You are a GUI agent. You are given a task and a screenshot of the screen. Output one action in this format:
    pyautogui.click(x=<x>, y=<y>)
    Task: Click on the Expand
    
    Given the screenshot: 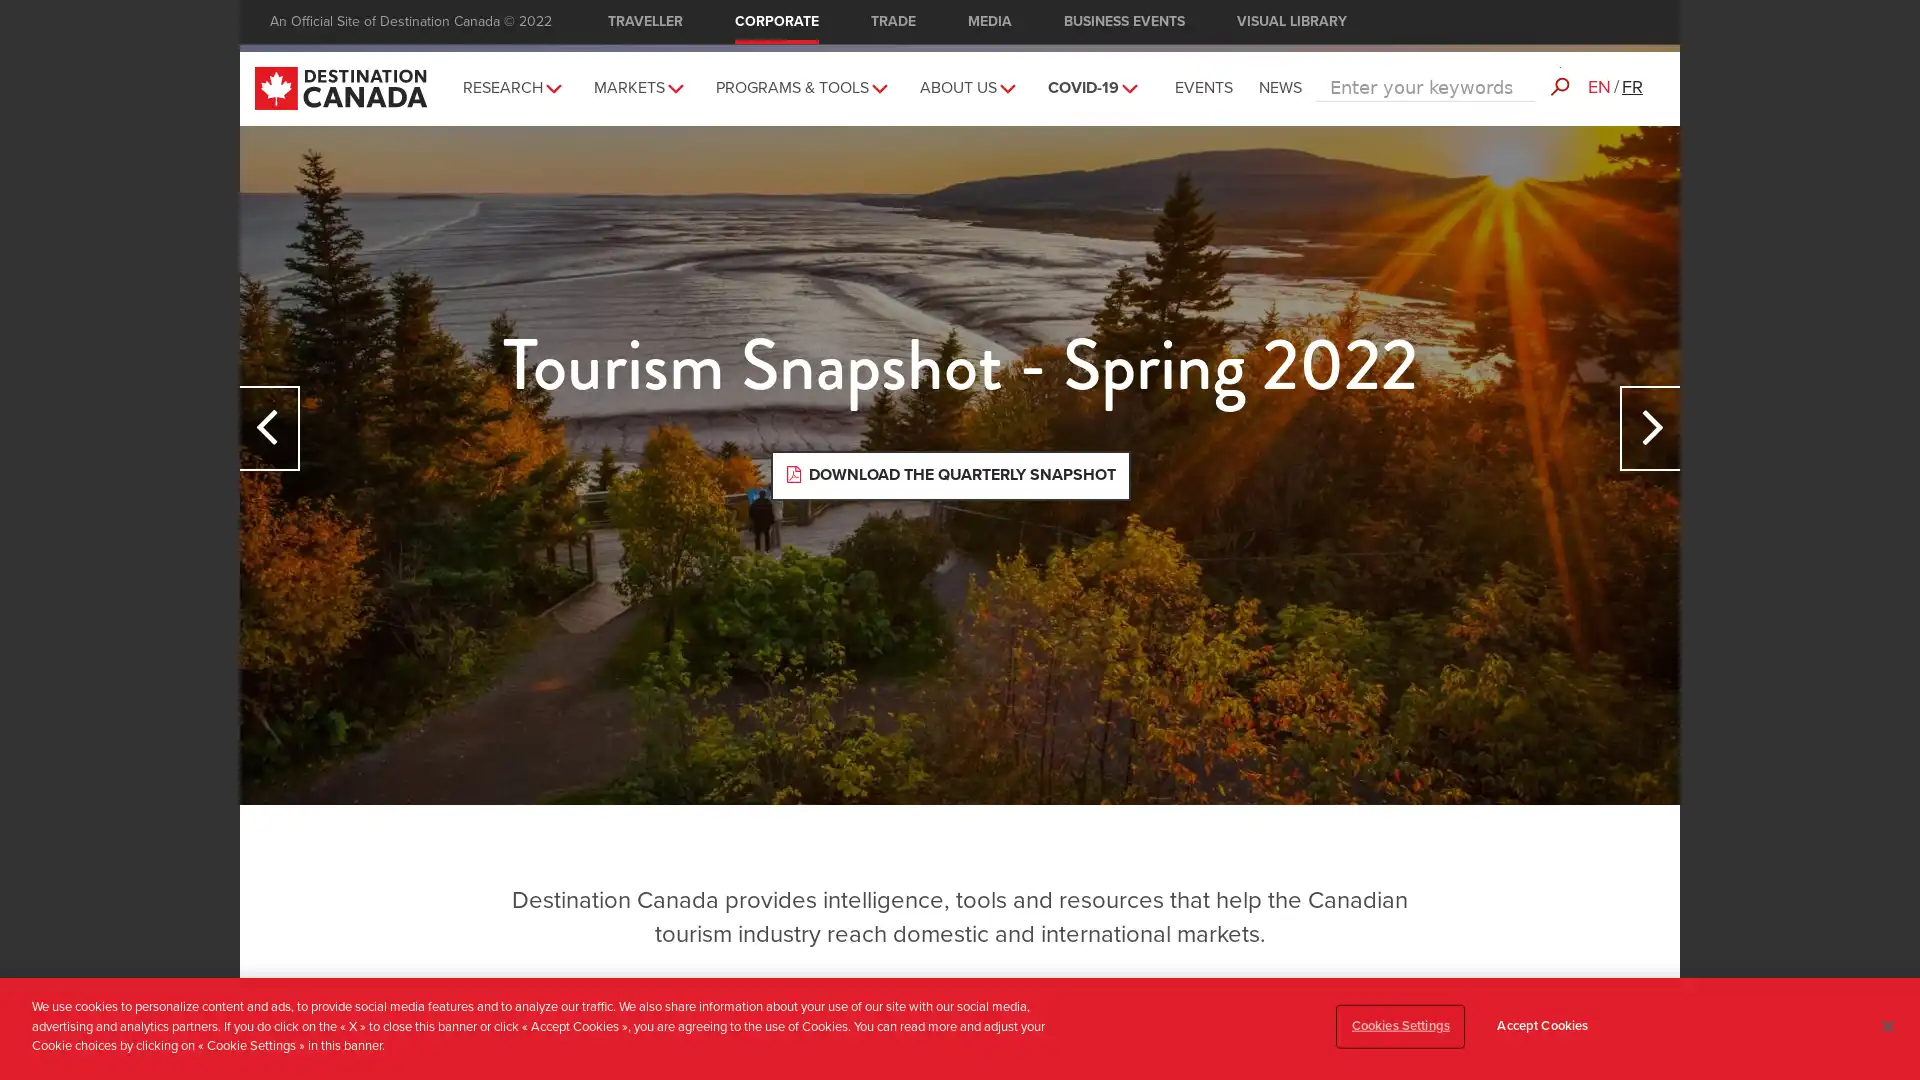 What is the action you would take?
    pyautogui.click(x=874, y=80)
    